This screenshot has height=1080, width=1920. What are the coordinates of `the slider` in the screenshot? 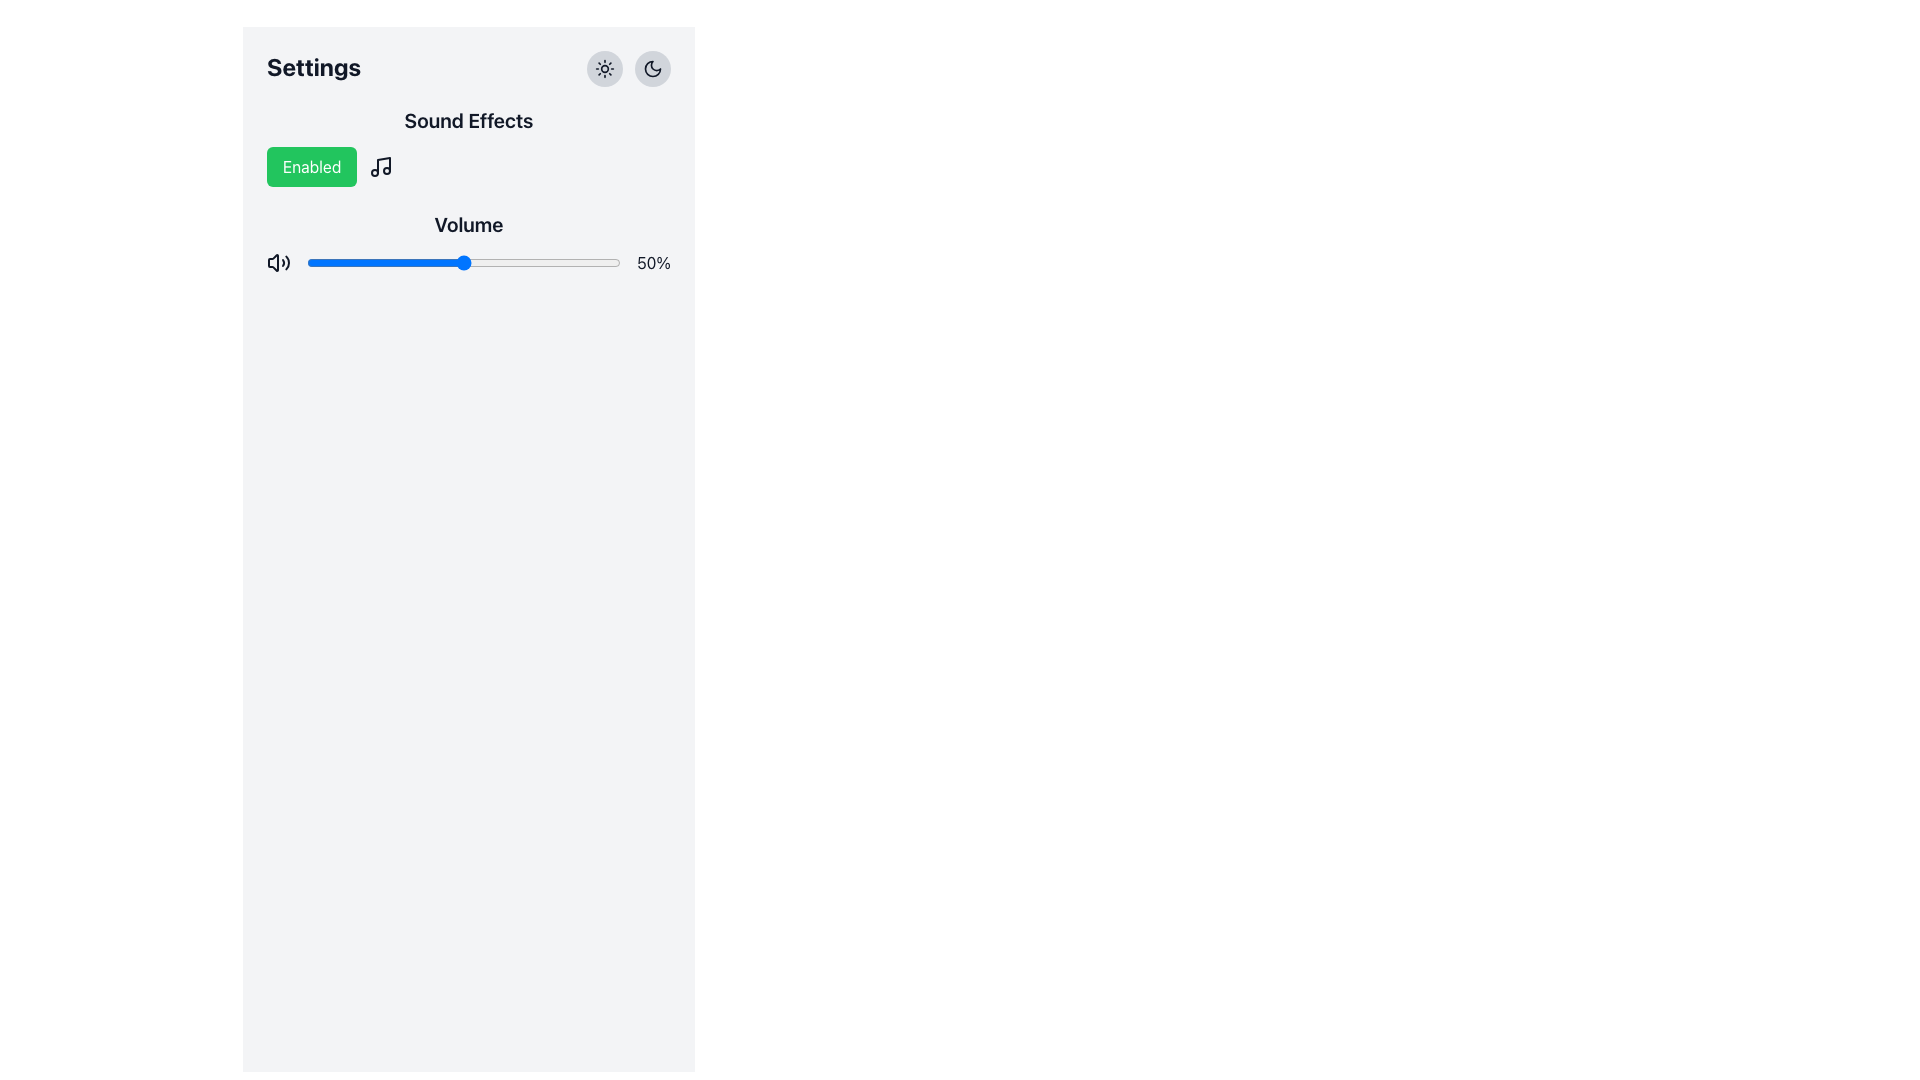 It's located at (498, 261).